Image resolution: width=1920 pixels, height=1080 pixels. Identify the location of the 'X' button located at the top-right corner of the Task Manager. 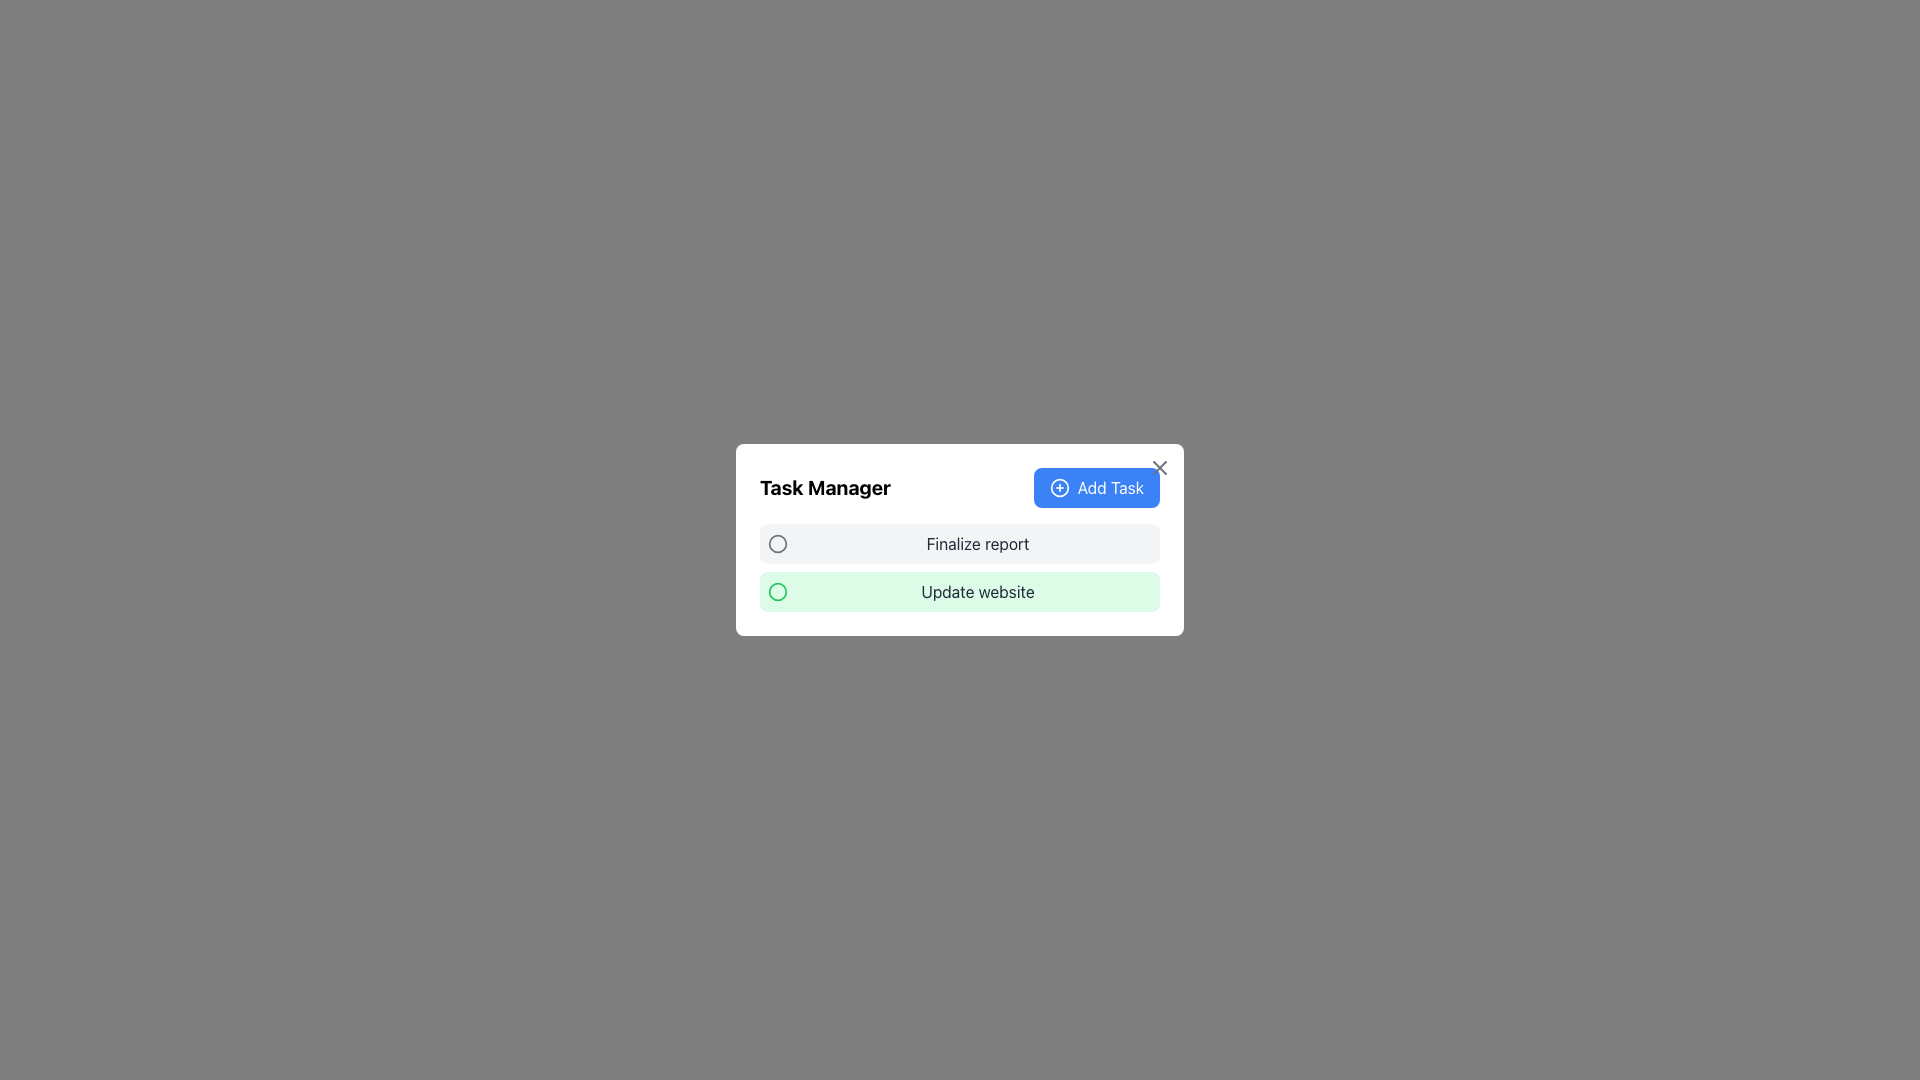
(1160, 467).